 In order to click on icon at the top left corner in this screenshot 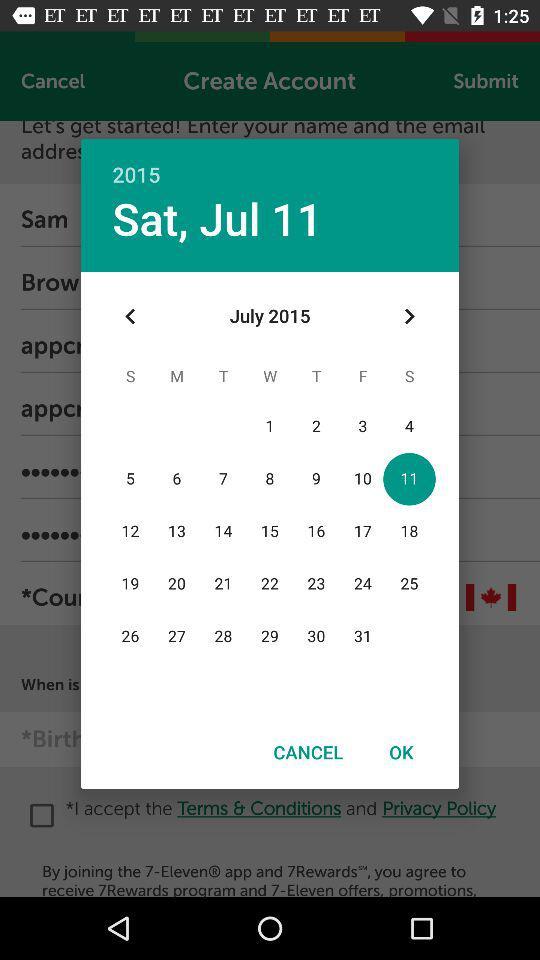, I will do `click(130, 316)`.